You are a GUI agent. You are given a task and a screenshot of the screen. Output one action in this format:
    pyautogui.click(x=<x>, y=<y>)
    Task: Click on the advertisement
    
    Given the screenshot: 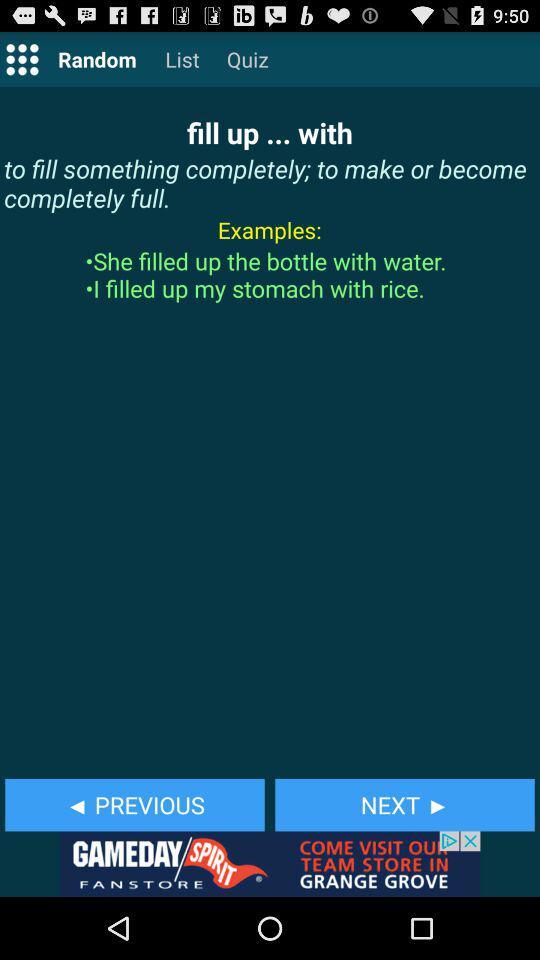 What is the action you would take?
    pyautogui.click(x=270, y=863)
    